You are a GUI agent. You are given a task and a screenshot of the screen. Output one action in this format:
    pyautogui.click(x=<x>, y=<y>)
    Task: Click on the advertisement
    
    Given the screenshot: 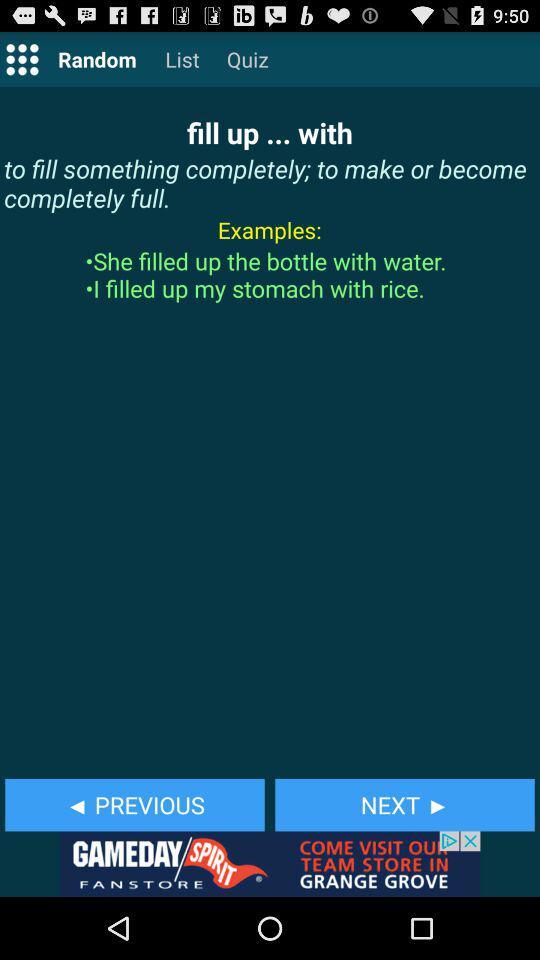 What is the action you would take?
    pyautogui.click(x=270, y=863)
    